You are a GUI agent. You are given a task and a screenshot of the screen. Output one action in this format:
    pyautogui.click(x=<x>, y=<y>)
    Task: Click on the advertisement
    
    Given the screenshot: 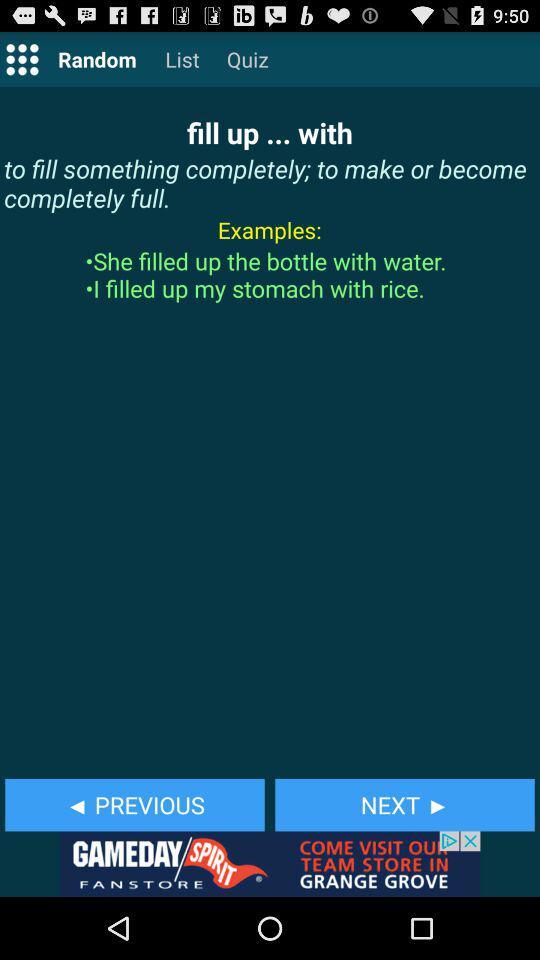 What is the action you would take?
    pyautogui.click(x=270, y=863)
    